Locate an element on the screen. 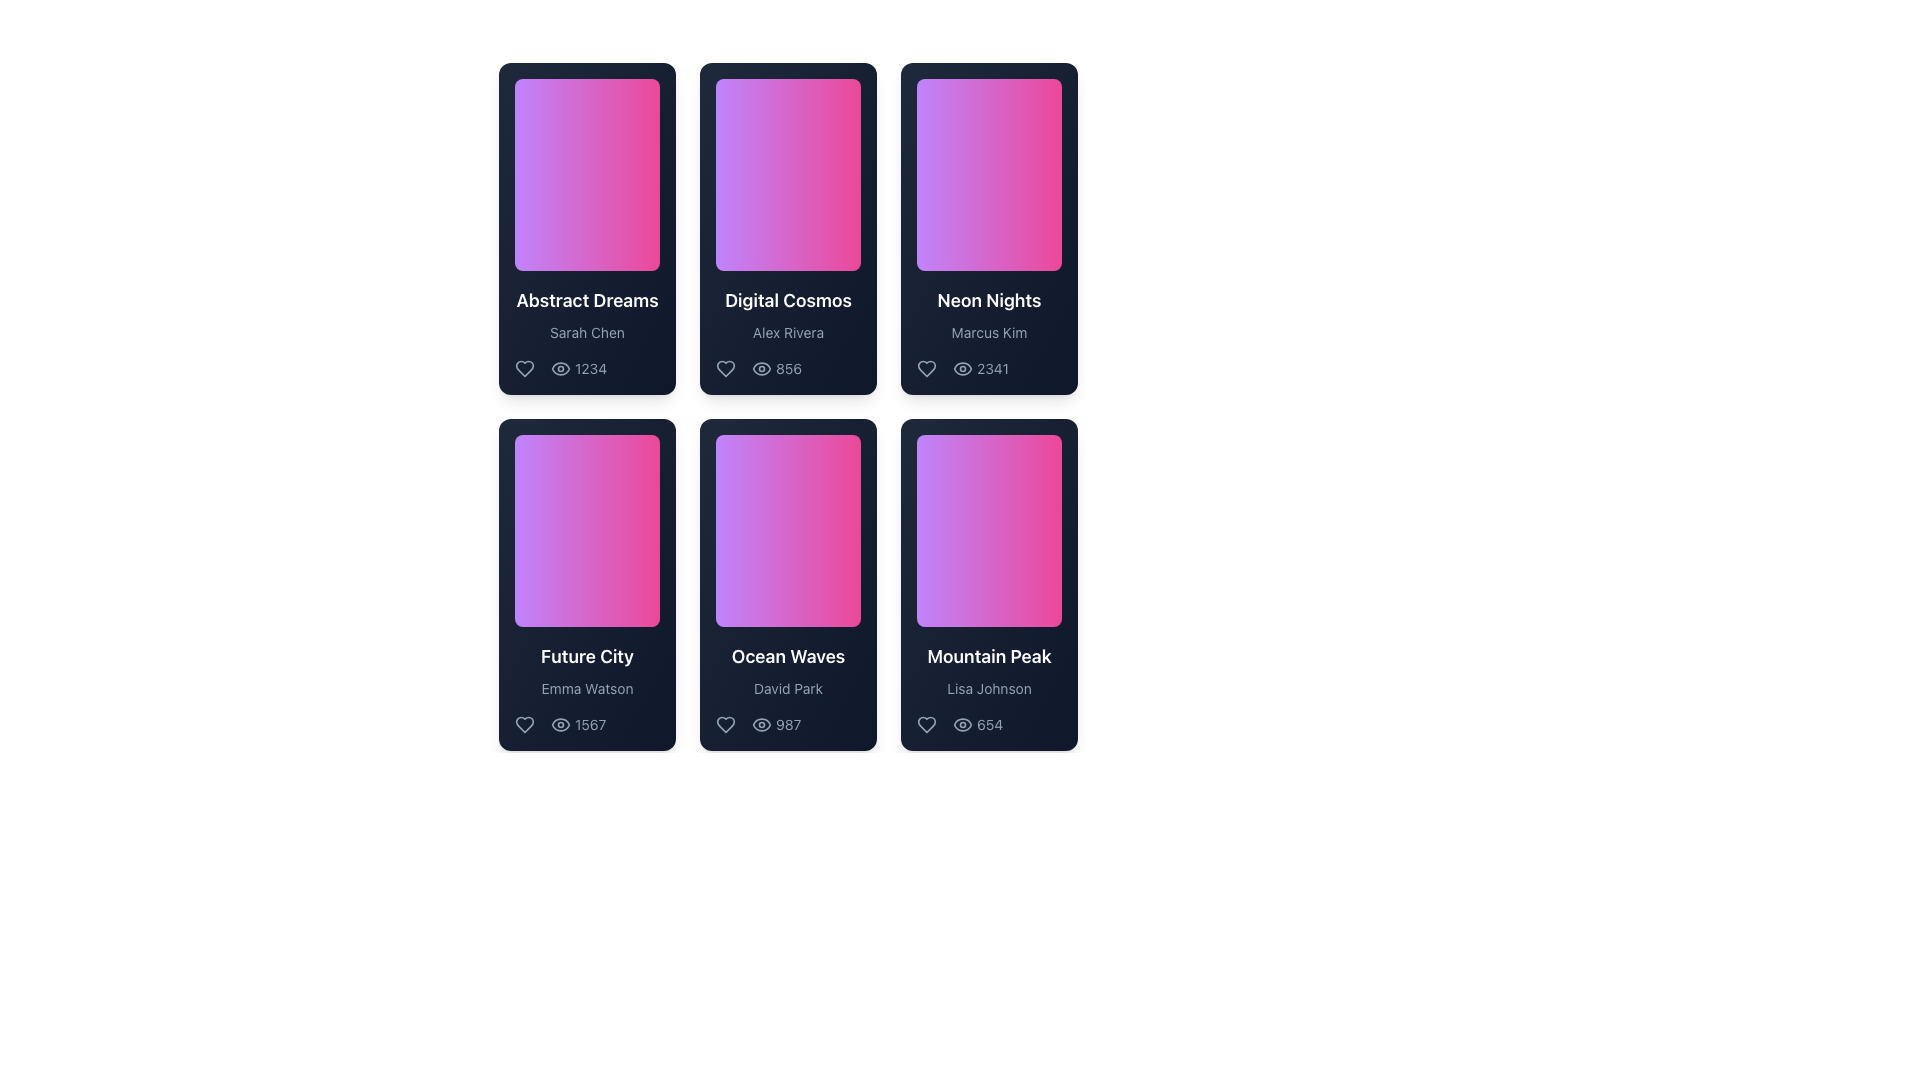  the eye icon located at the bottom-right corner of the 'Mountain Peak' card, which represents the view metric is located at coordinates (963, 725).